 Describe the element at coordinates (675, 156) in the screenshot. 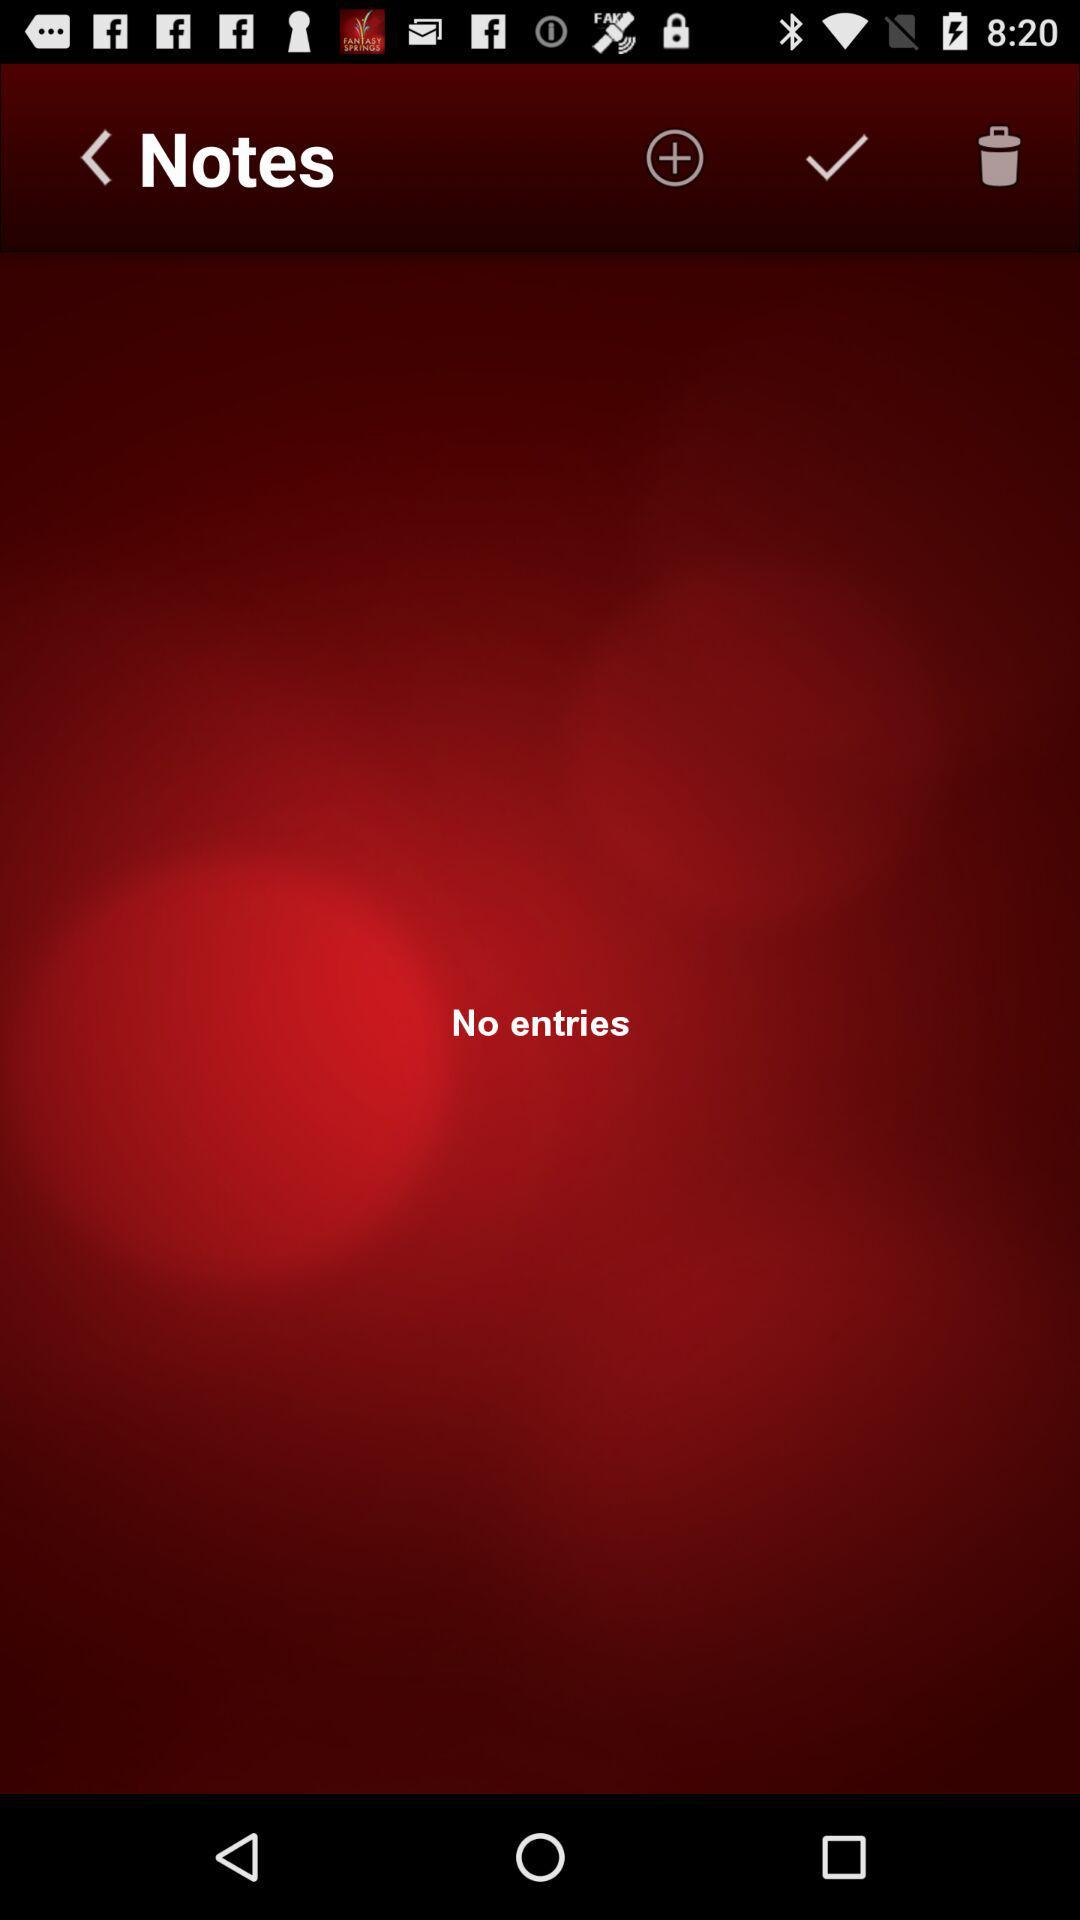

I see `entries` at that location.